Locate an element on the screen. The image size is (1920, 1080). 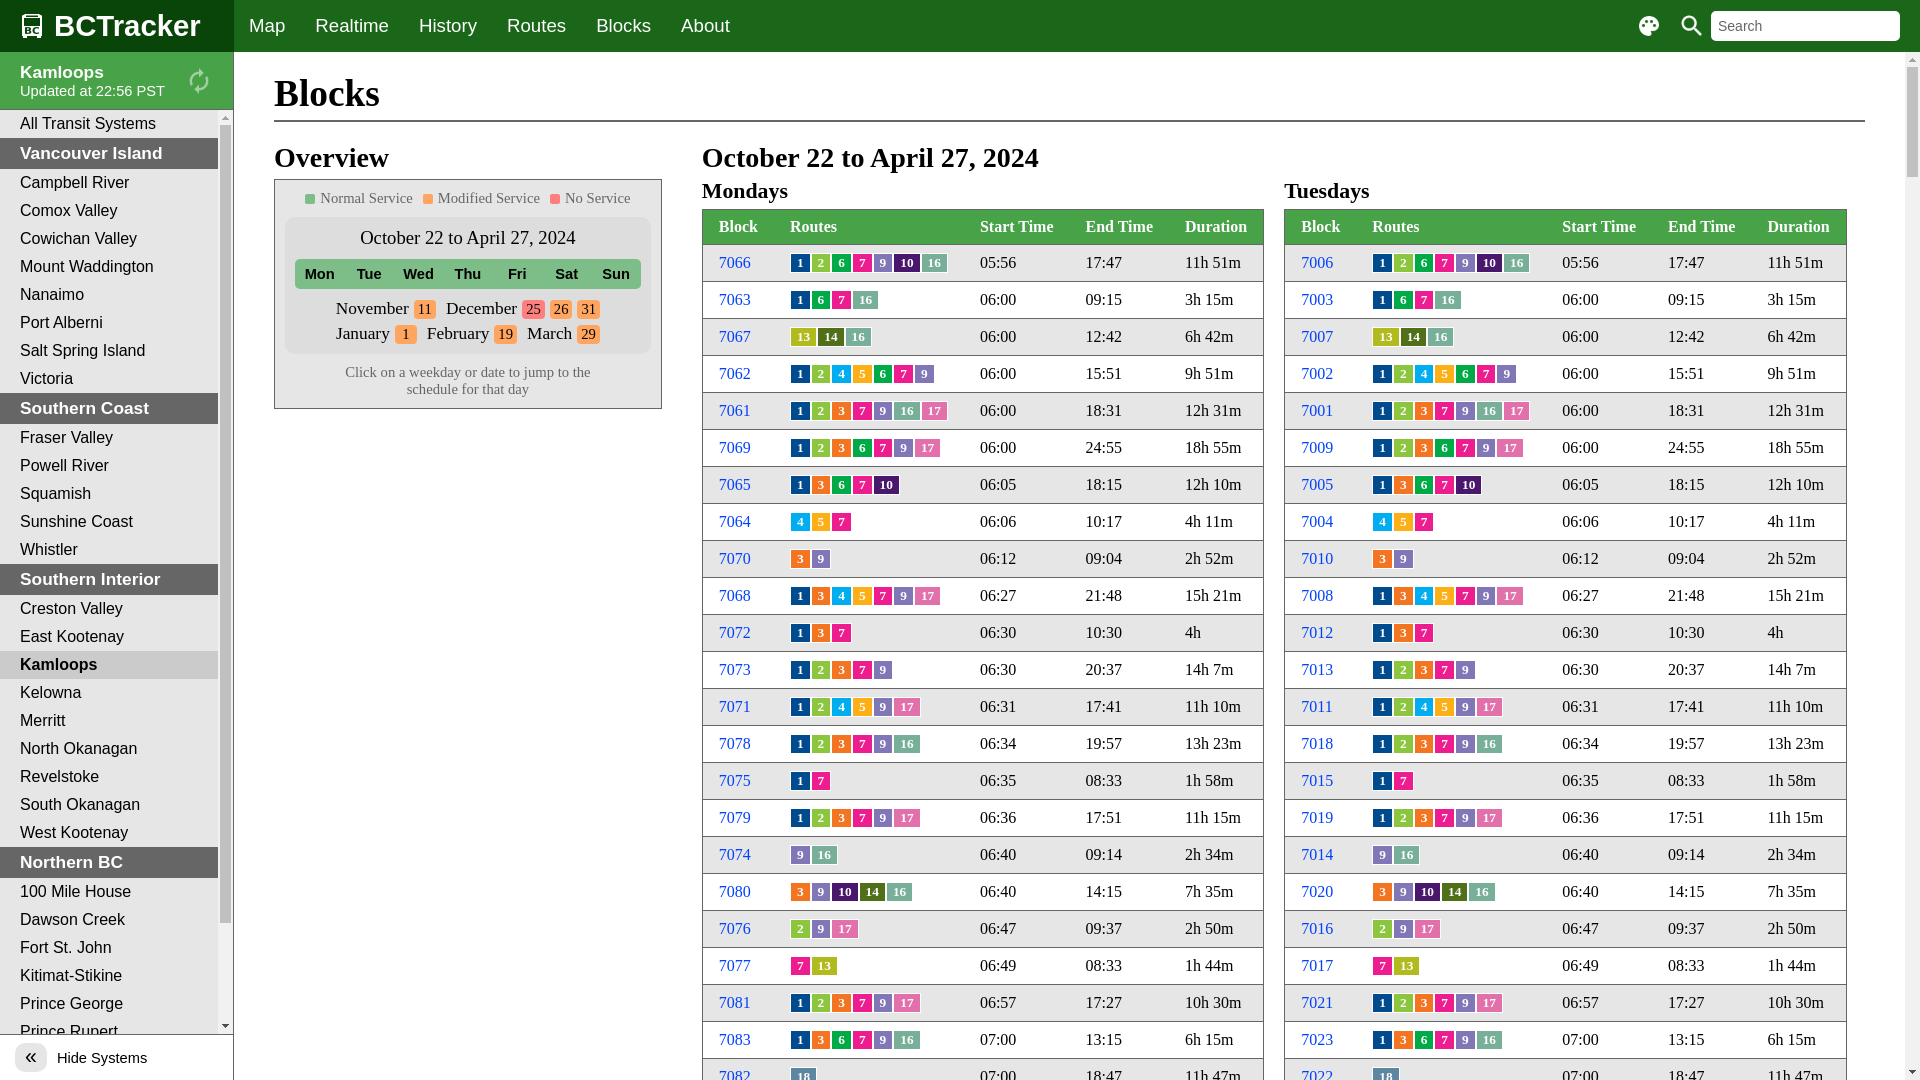
'7077' is located at coordinates (719, 964).